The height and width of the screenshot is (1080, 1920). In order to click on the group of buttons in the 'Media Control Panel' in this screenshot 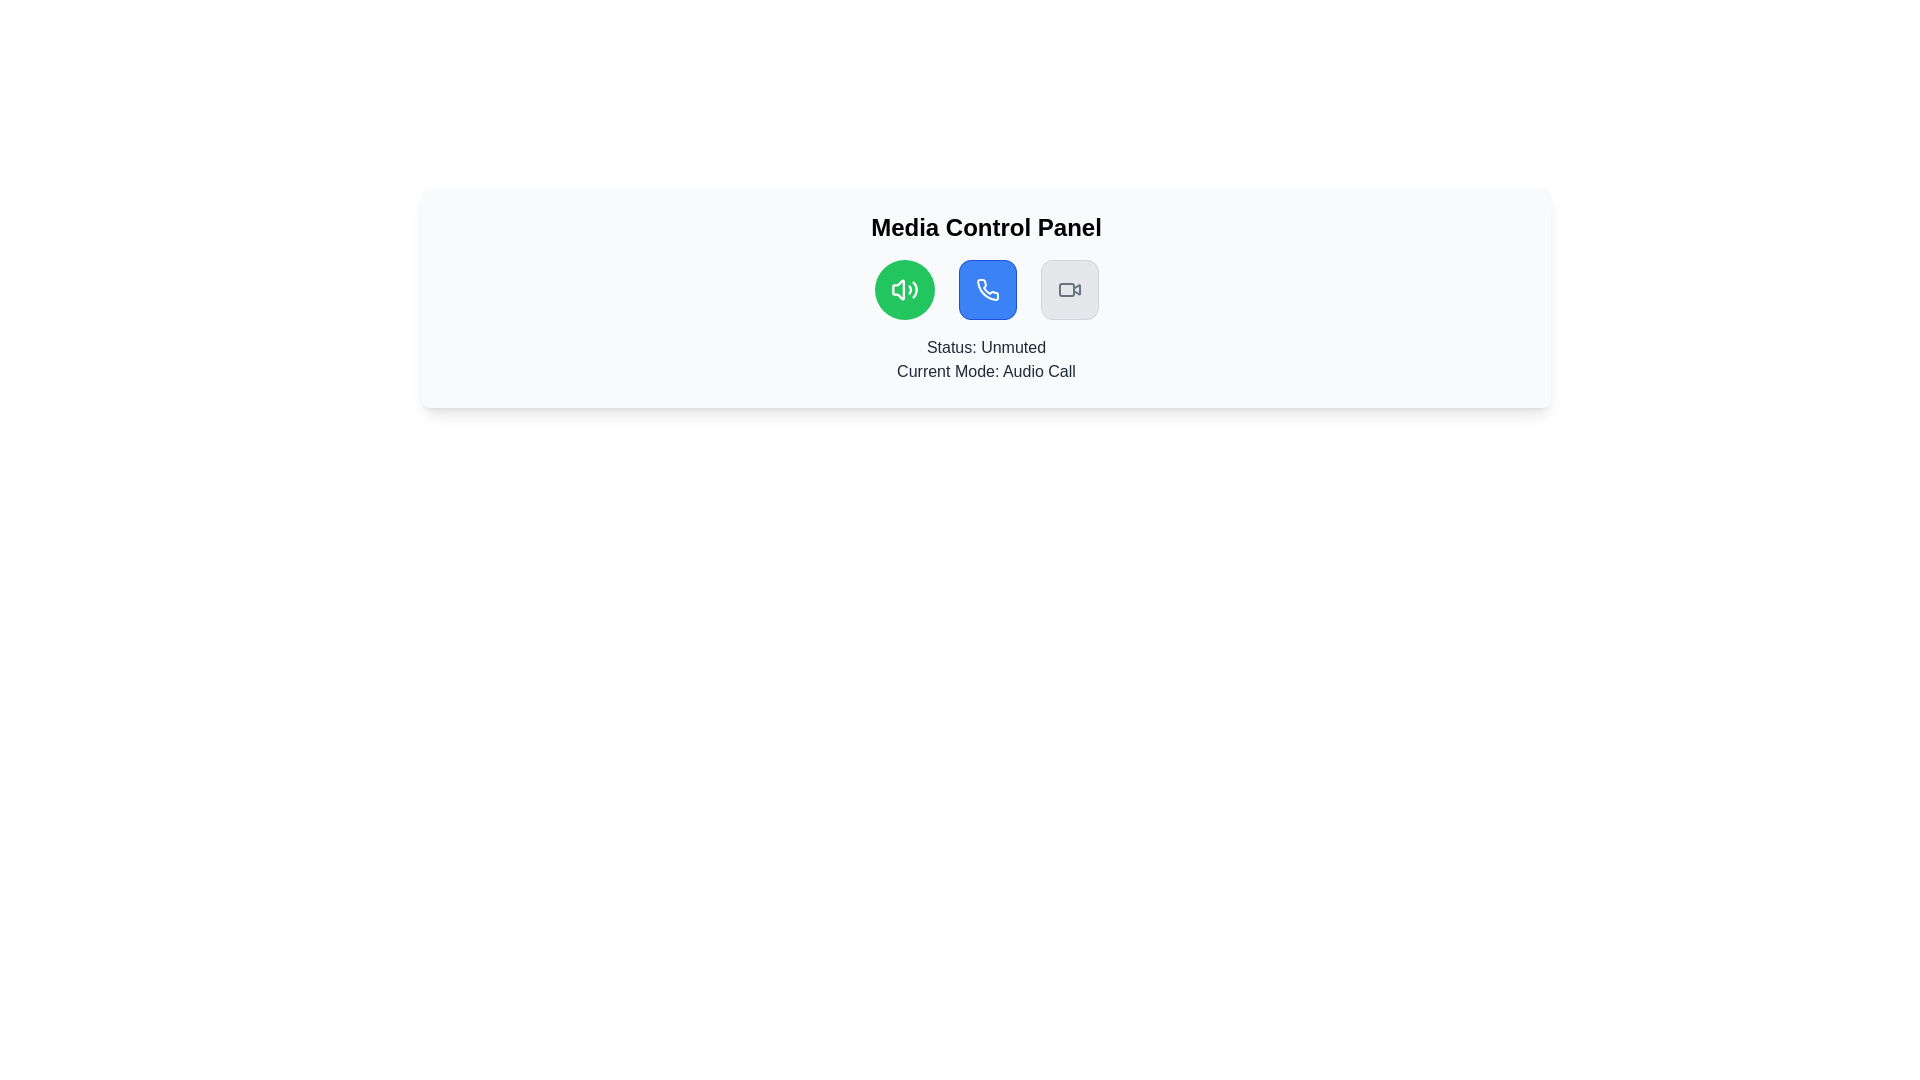, I will do `click(986, 289)`.